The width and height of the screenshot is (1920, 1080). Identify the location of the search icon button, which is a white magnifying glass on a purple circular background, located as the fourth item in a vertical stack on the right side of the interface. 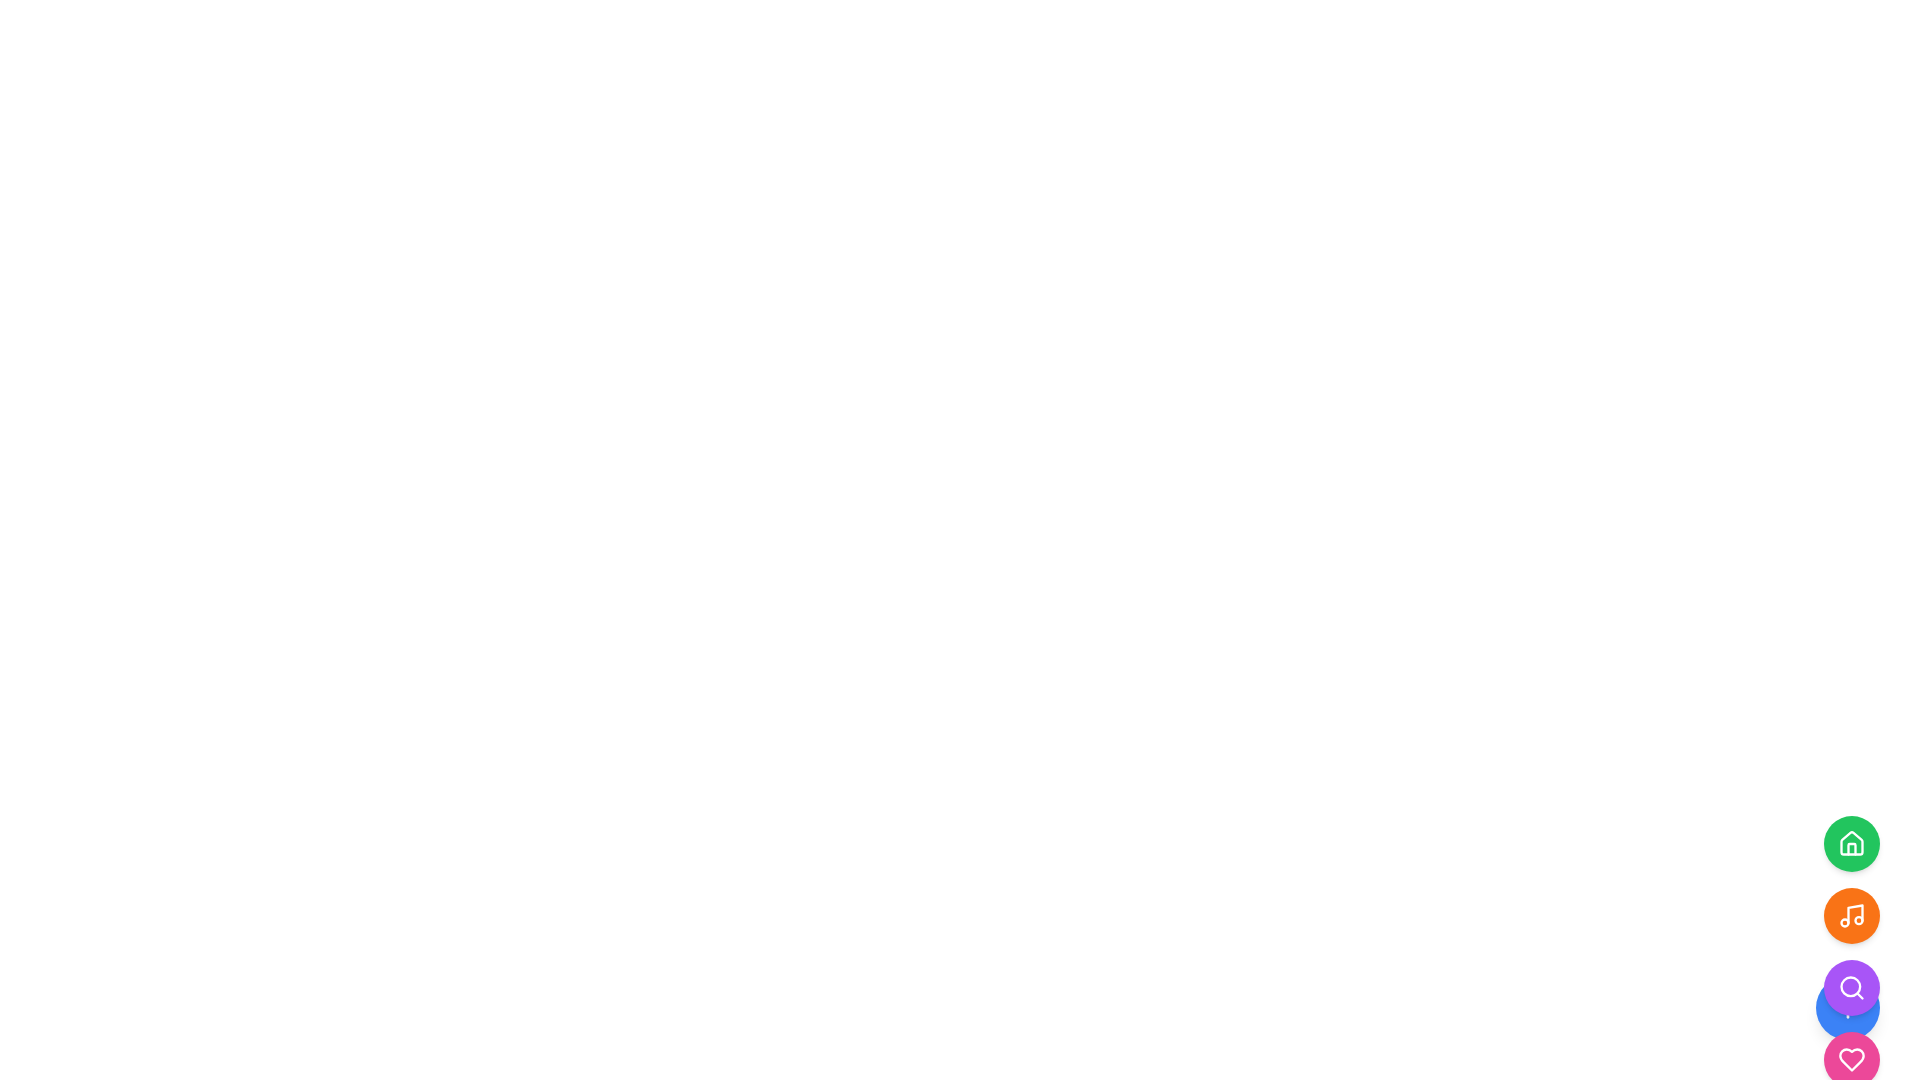
(1851, 986).